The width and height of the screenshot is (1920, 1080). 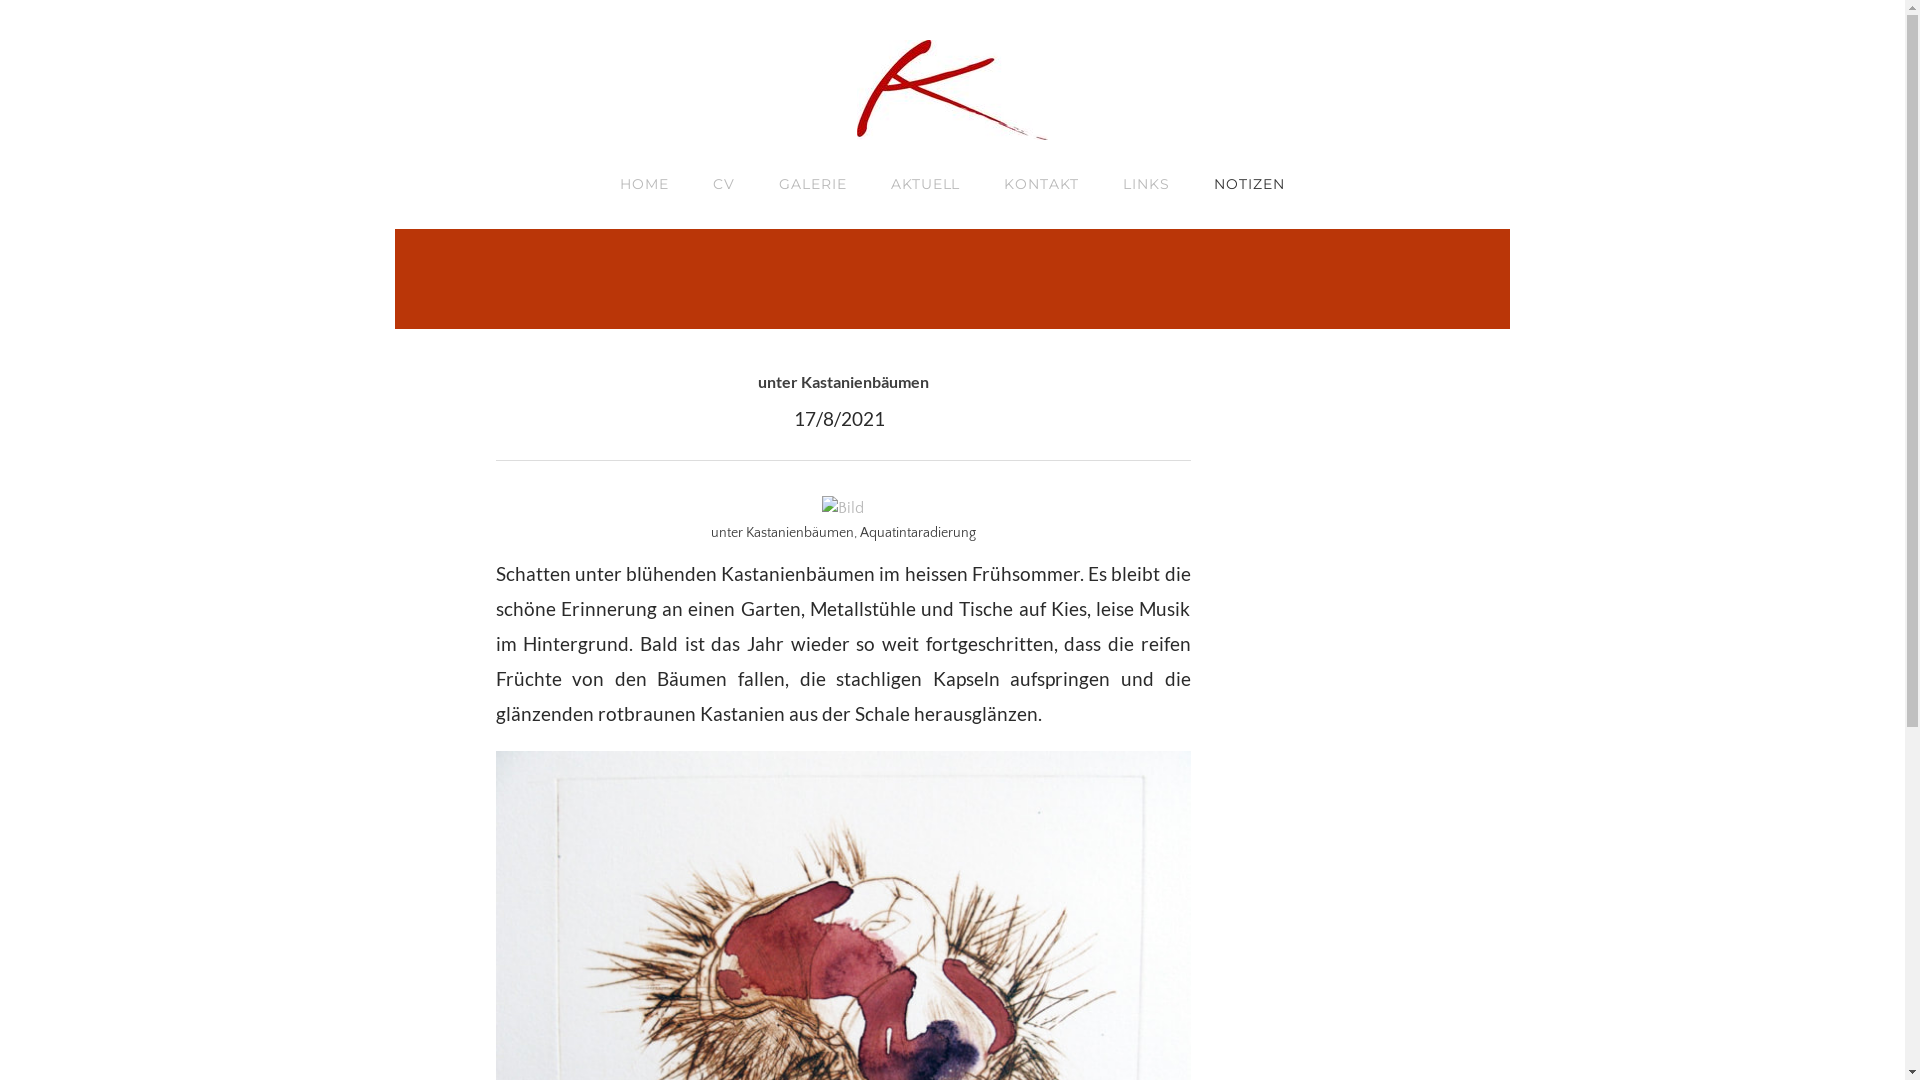 I want to click on 'GALERIE', so click(x=812, y=184).